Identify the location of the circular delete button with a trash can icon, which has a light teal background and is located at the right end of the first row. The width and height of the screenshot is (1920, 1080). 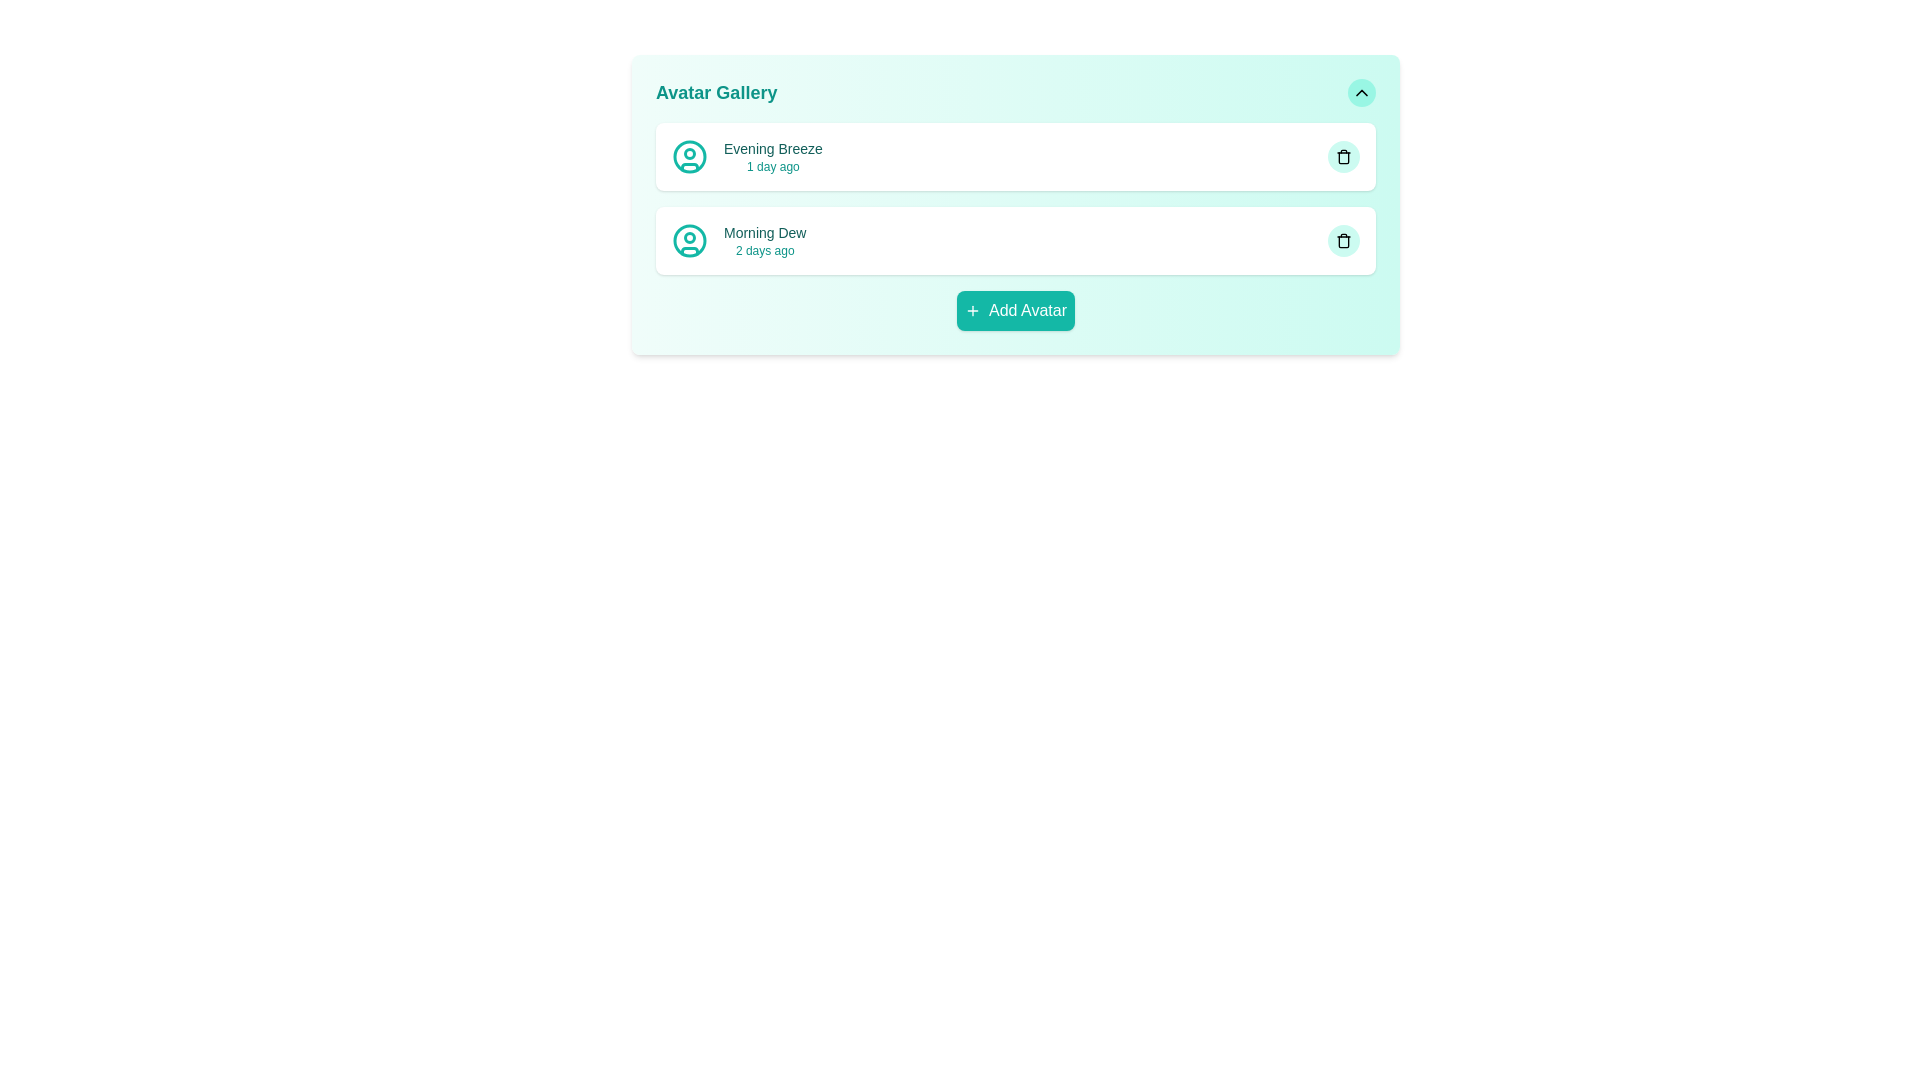
(1344, 156).